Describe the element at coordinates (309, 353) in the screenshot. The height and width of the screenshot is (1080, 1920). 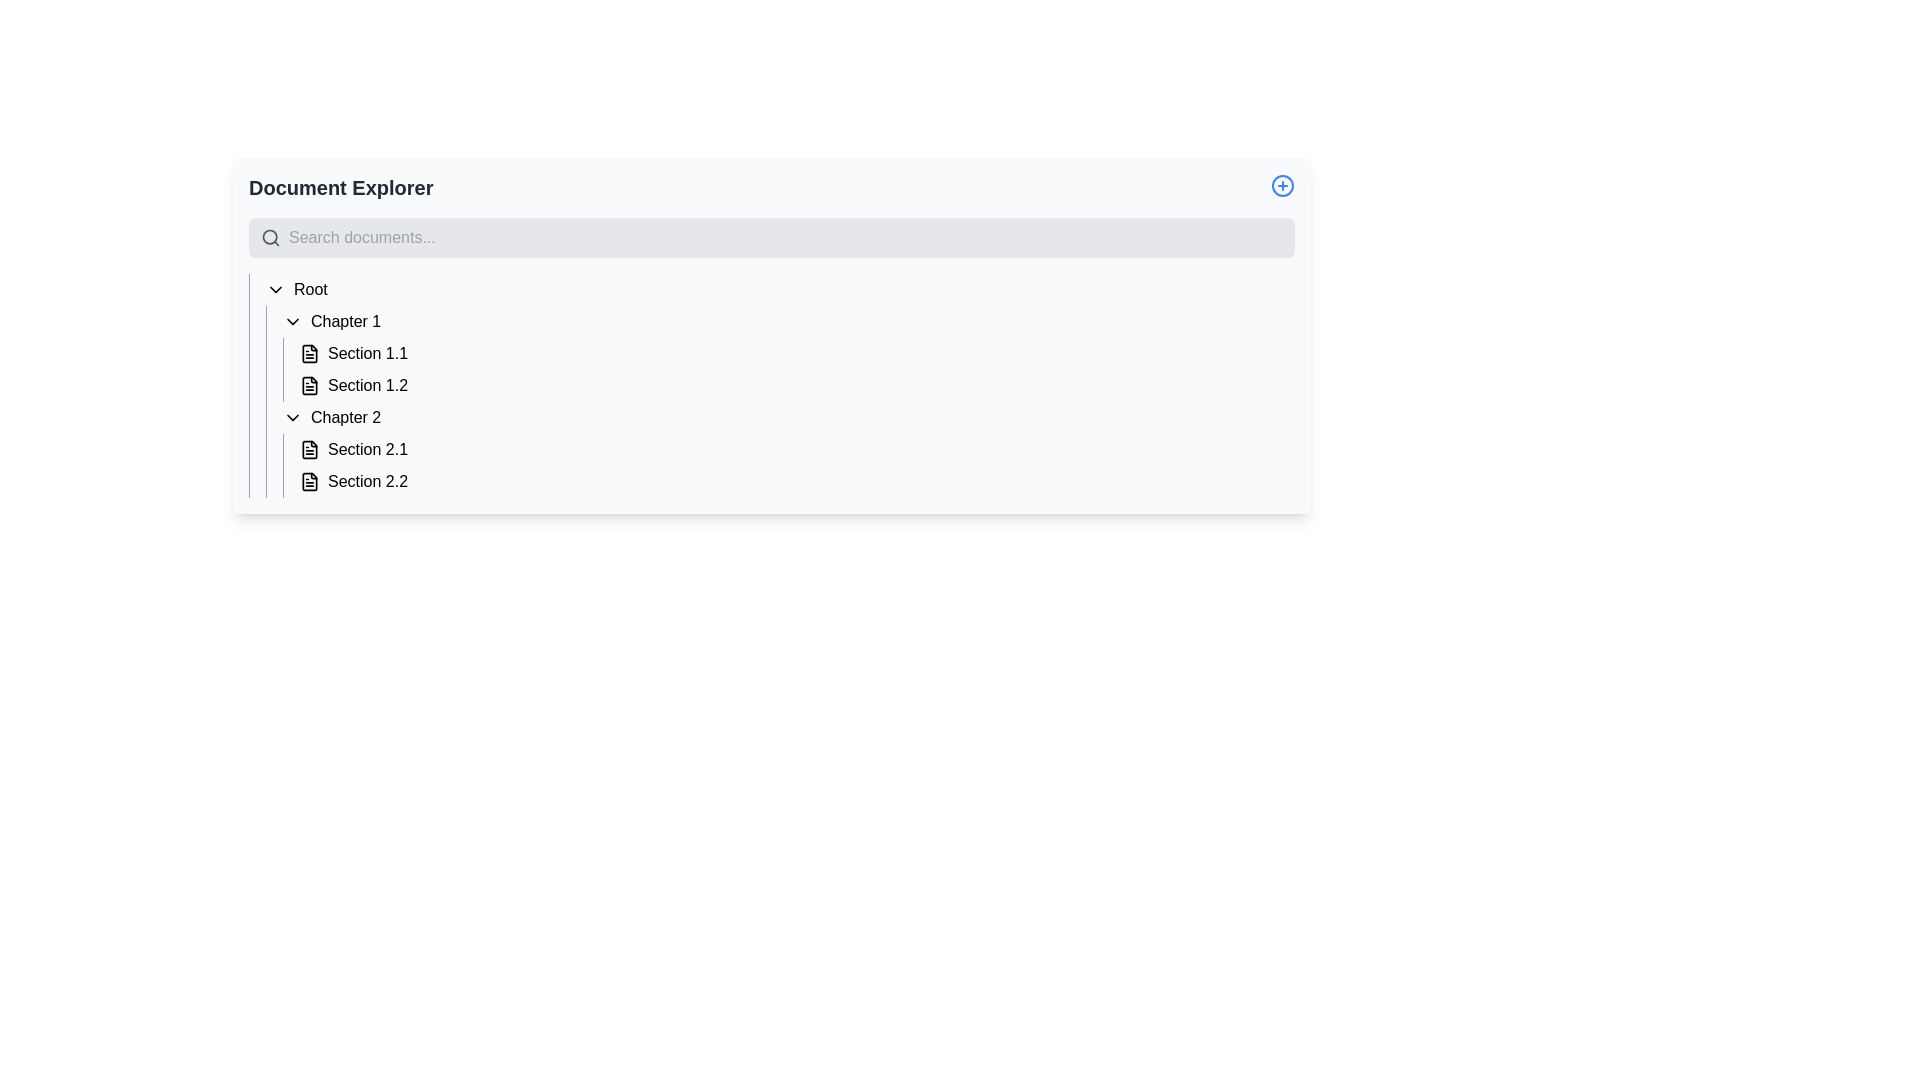
I see `the document icon representing 'Section 1.1' in the Document Explorer, located under 'Chapter 1'` at that location.